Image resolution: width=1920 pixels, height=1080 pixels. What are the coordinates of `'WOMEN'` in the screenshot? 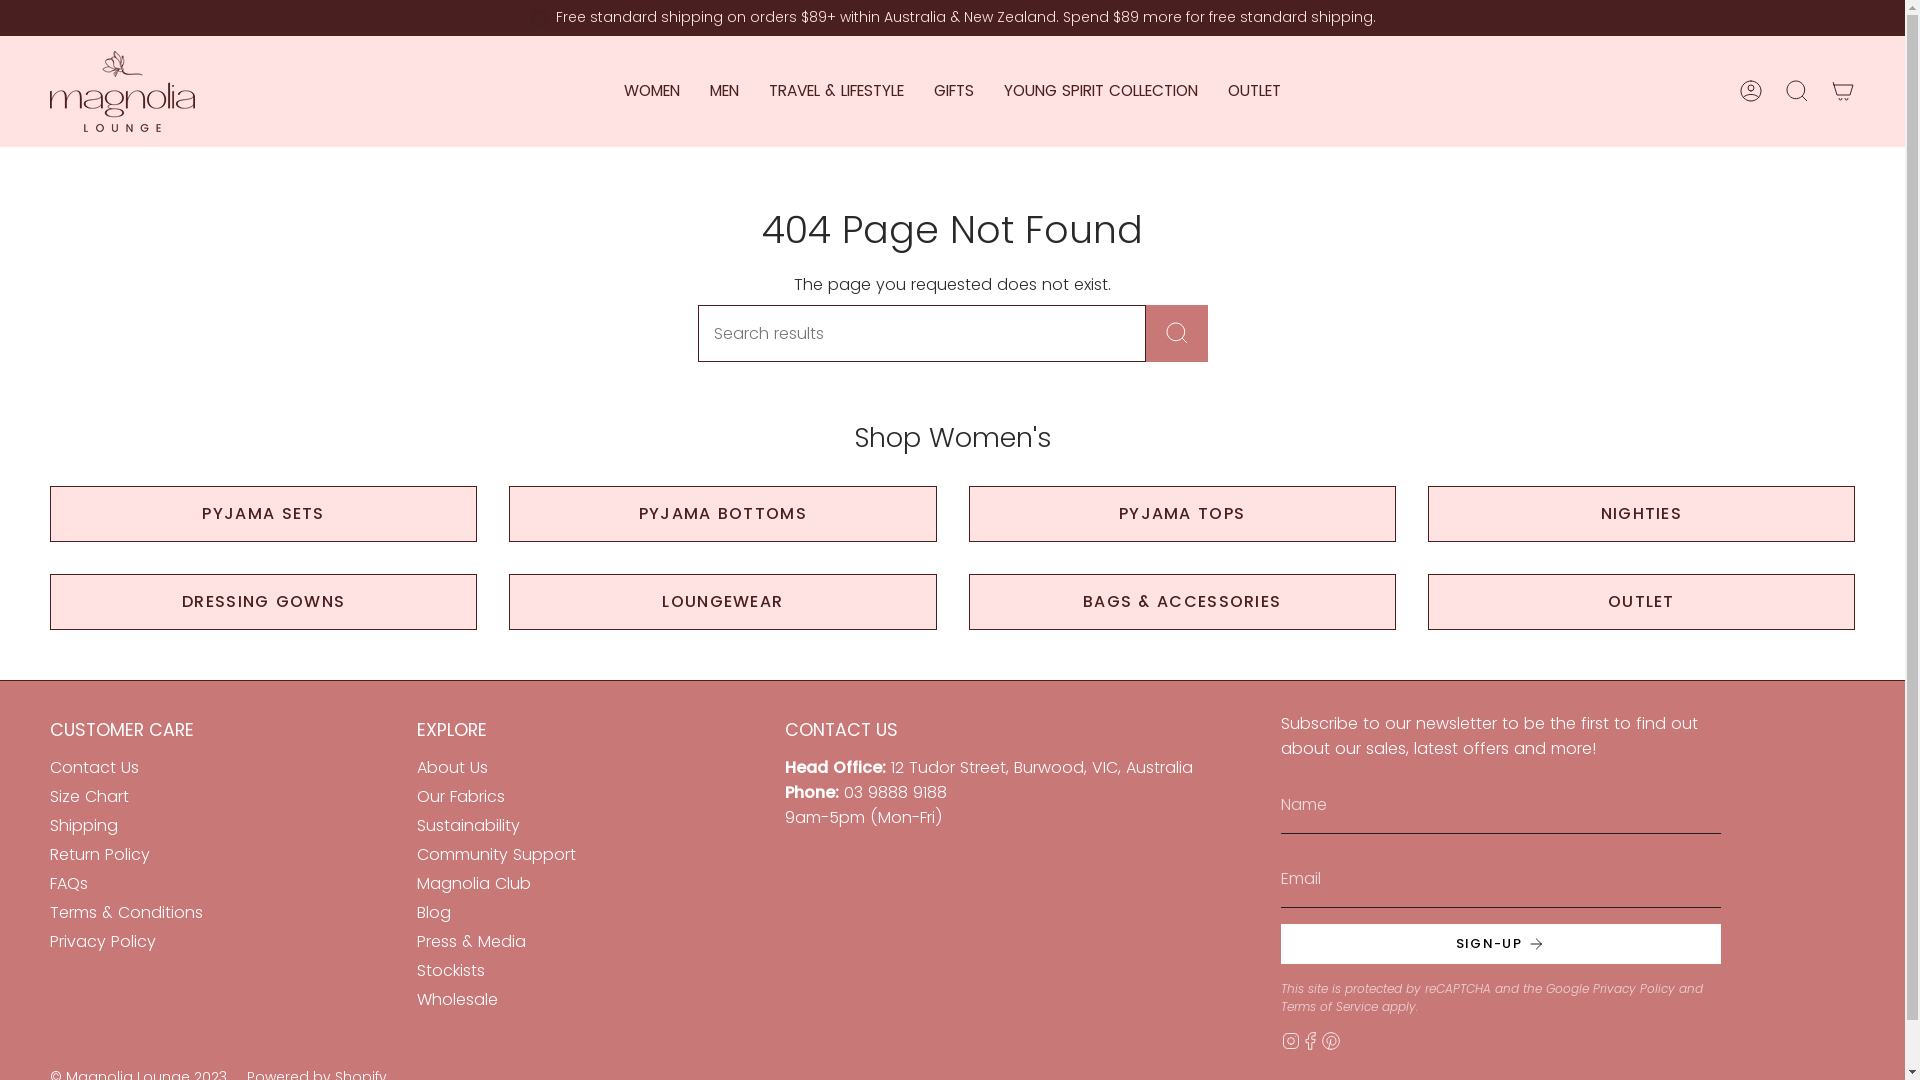 It's located at (652, 91).